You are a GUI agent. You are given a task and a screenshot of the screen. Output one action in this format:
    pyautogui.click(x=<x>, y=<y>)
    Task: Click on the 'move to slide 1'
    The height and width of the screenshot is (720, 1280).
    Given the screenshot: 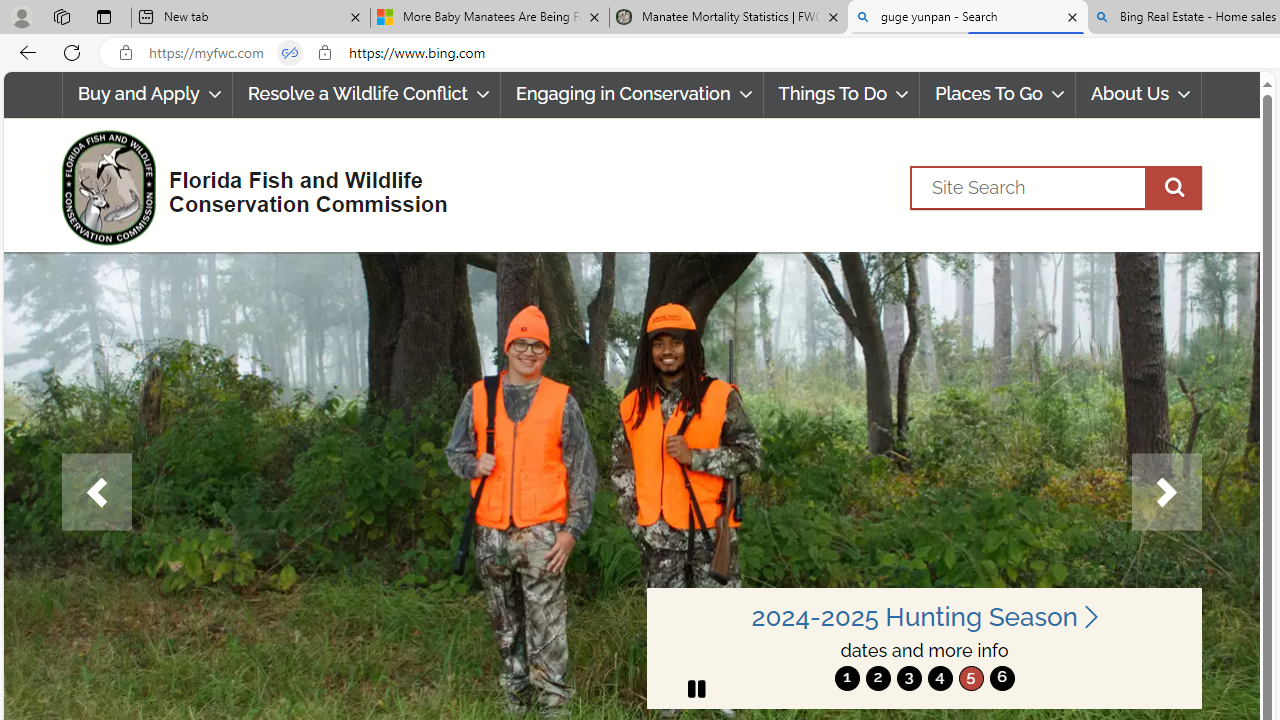 What is the action you would take?
    pyautogui.click(x=847, y=677)
    